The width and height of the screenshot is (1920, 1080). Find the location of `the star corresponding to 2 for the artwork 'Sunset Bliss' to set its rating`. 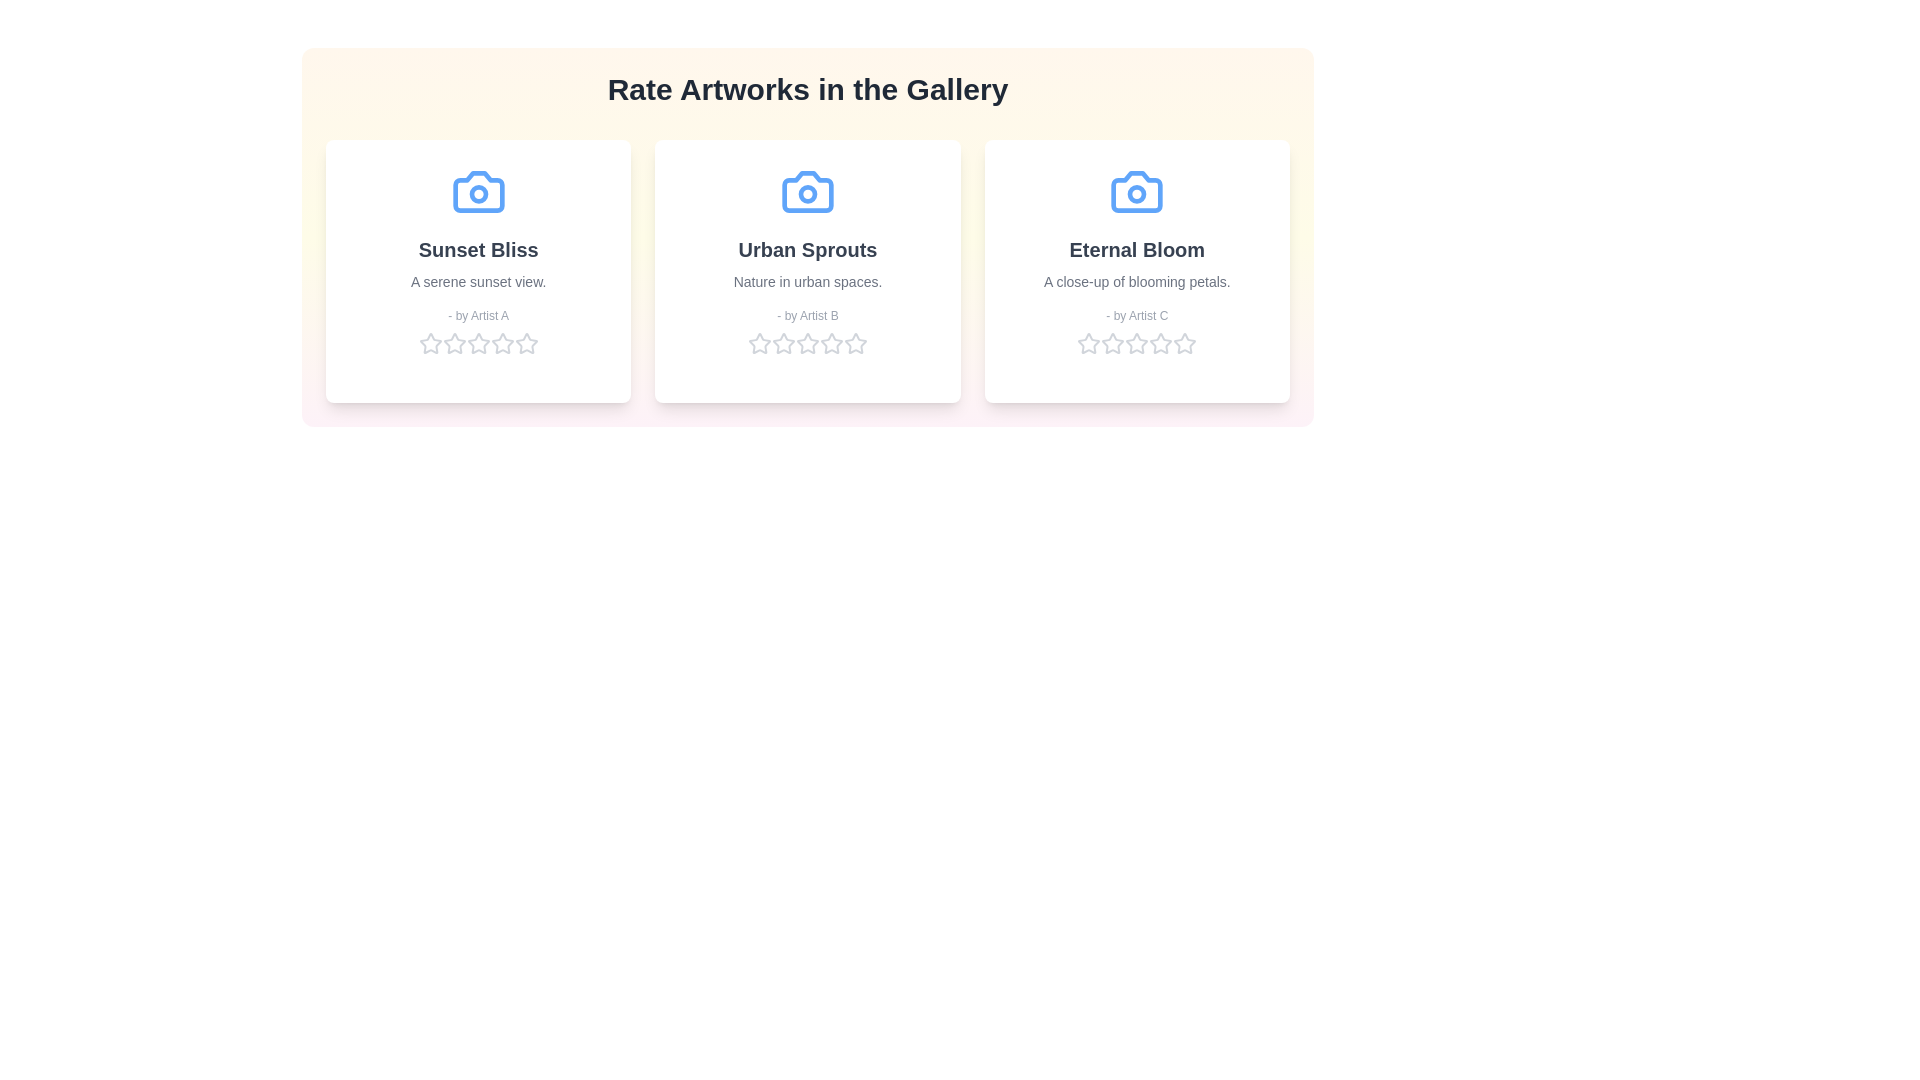

the star corresponding to 2 for the artwork 'Sunset Bliss' to set its rating is located at coordinates (453, 342).